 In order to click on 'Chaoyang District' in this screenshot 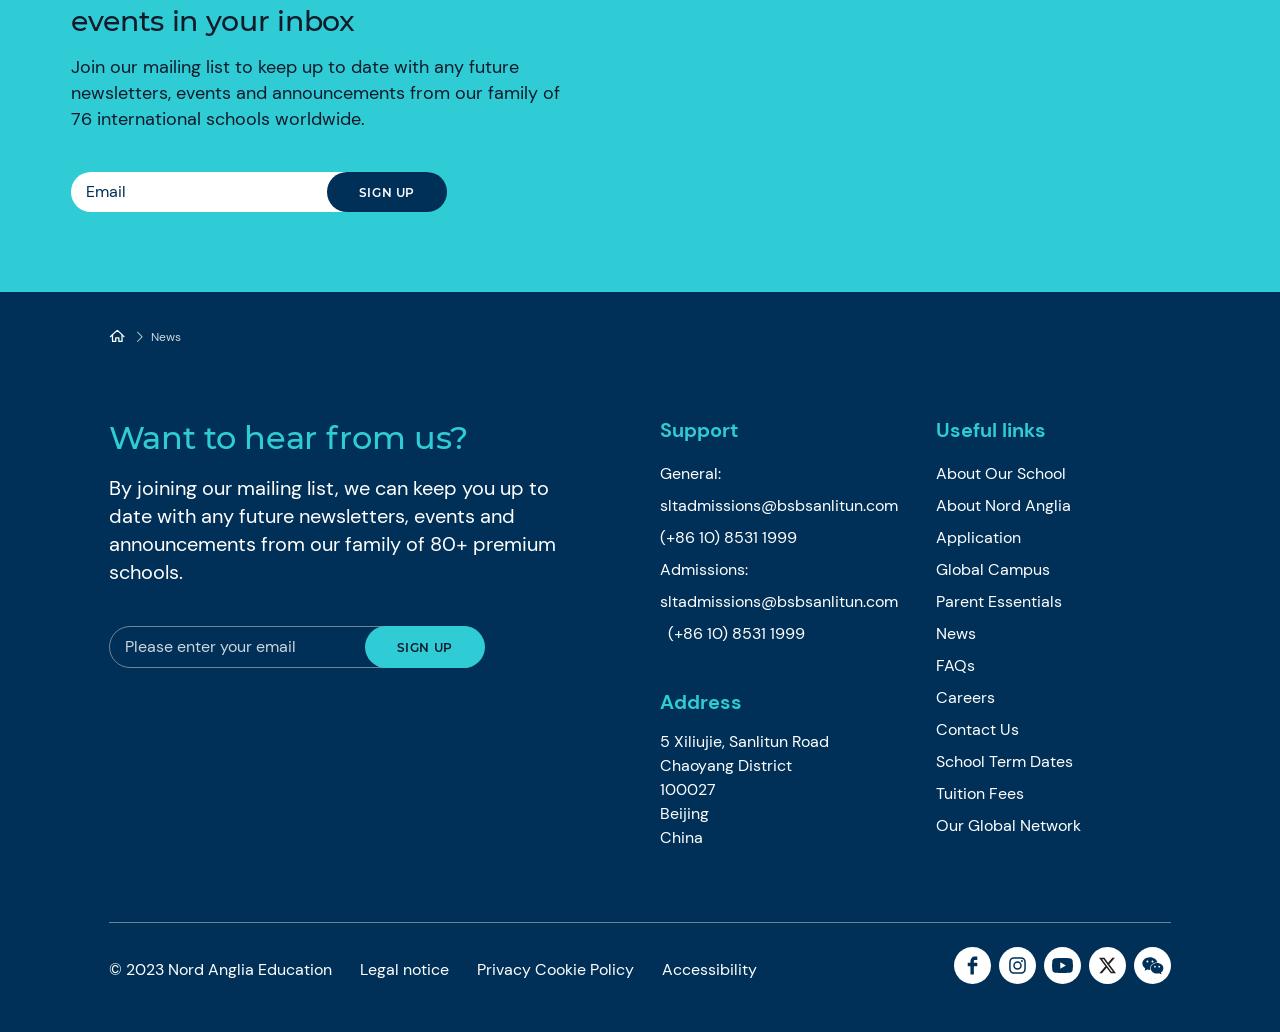, I will do `click(725, 764)`.